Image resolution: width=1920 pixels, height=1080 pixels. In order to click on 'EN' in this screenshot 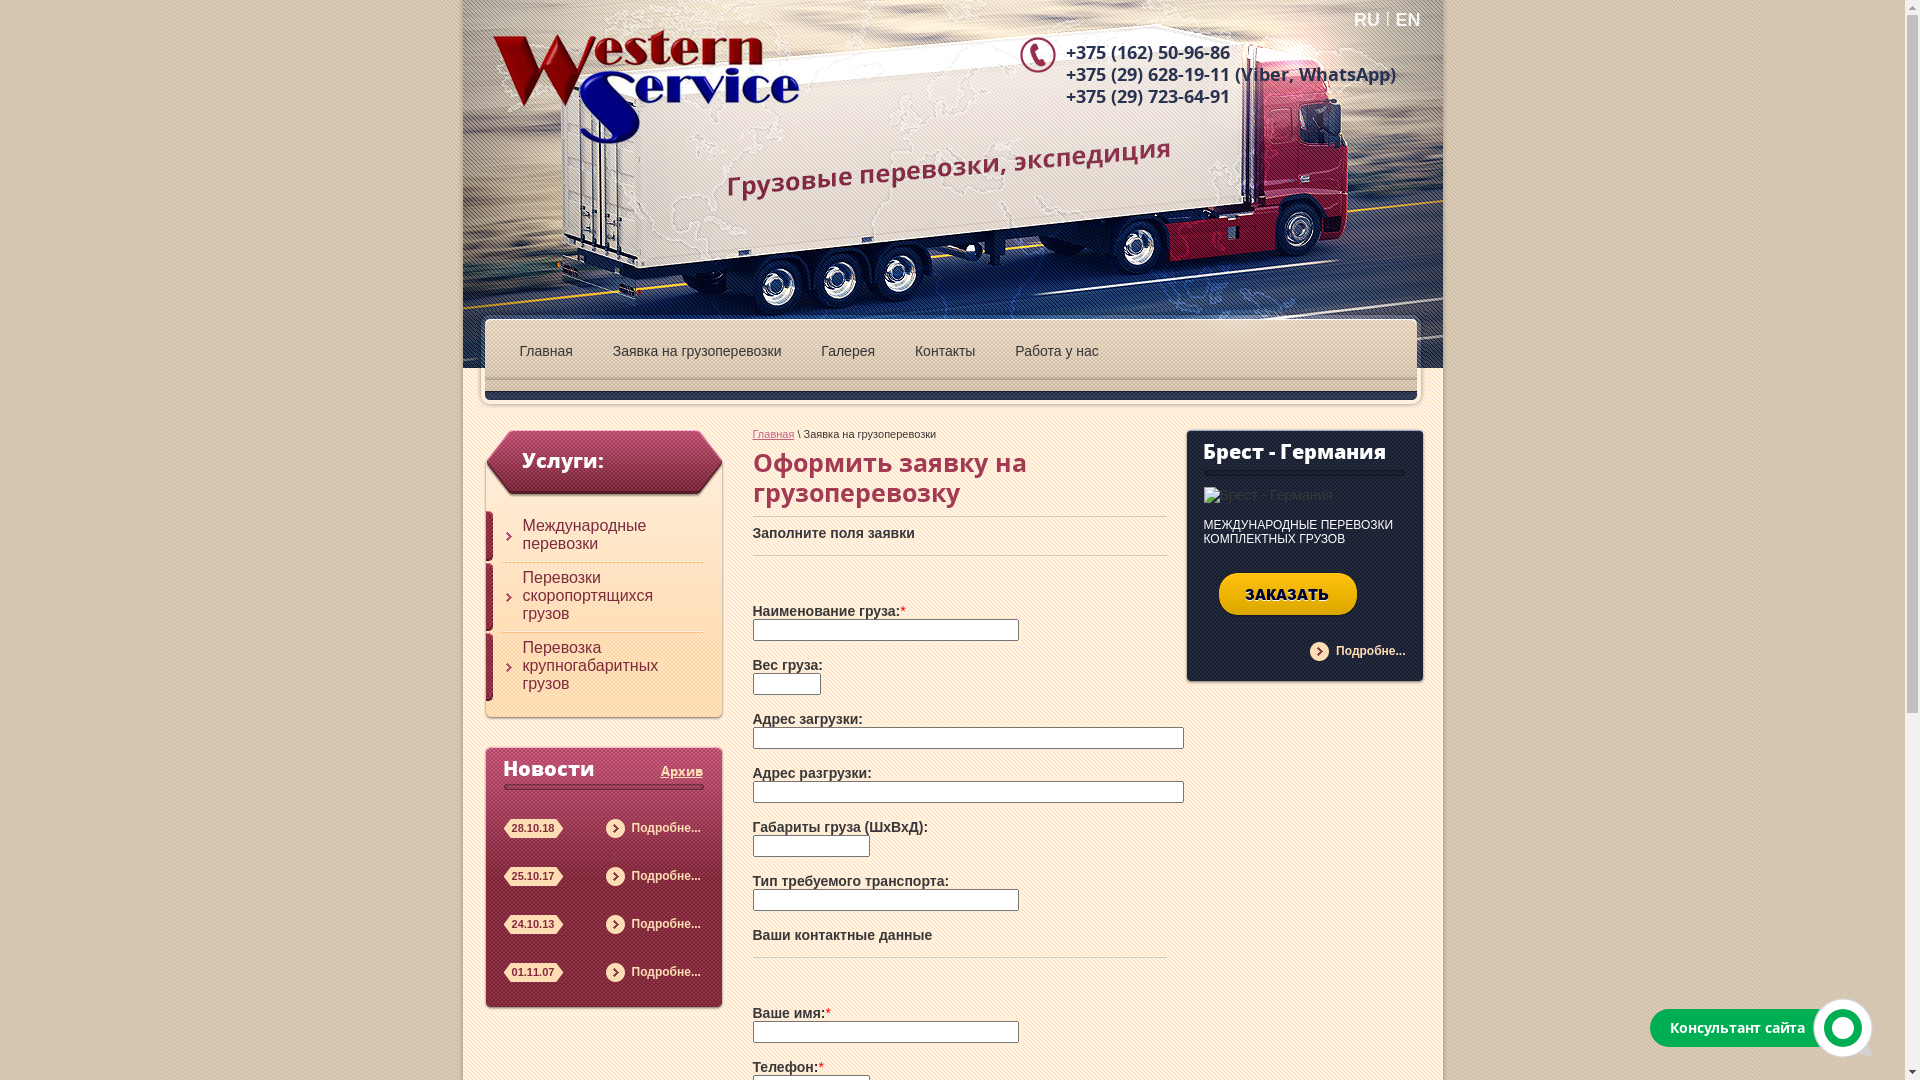, I will do `click(1406, 20)`.